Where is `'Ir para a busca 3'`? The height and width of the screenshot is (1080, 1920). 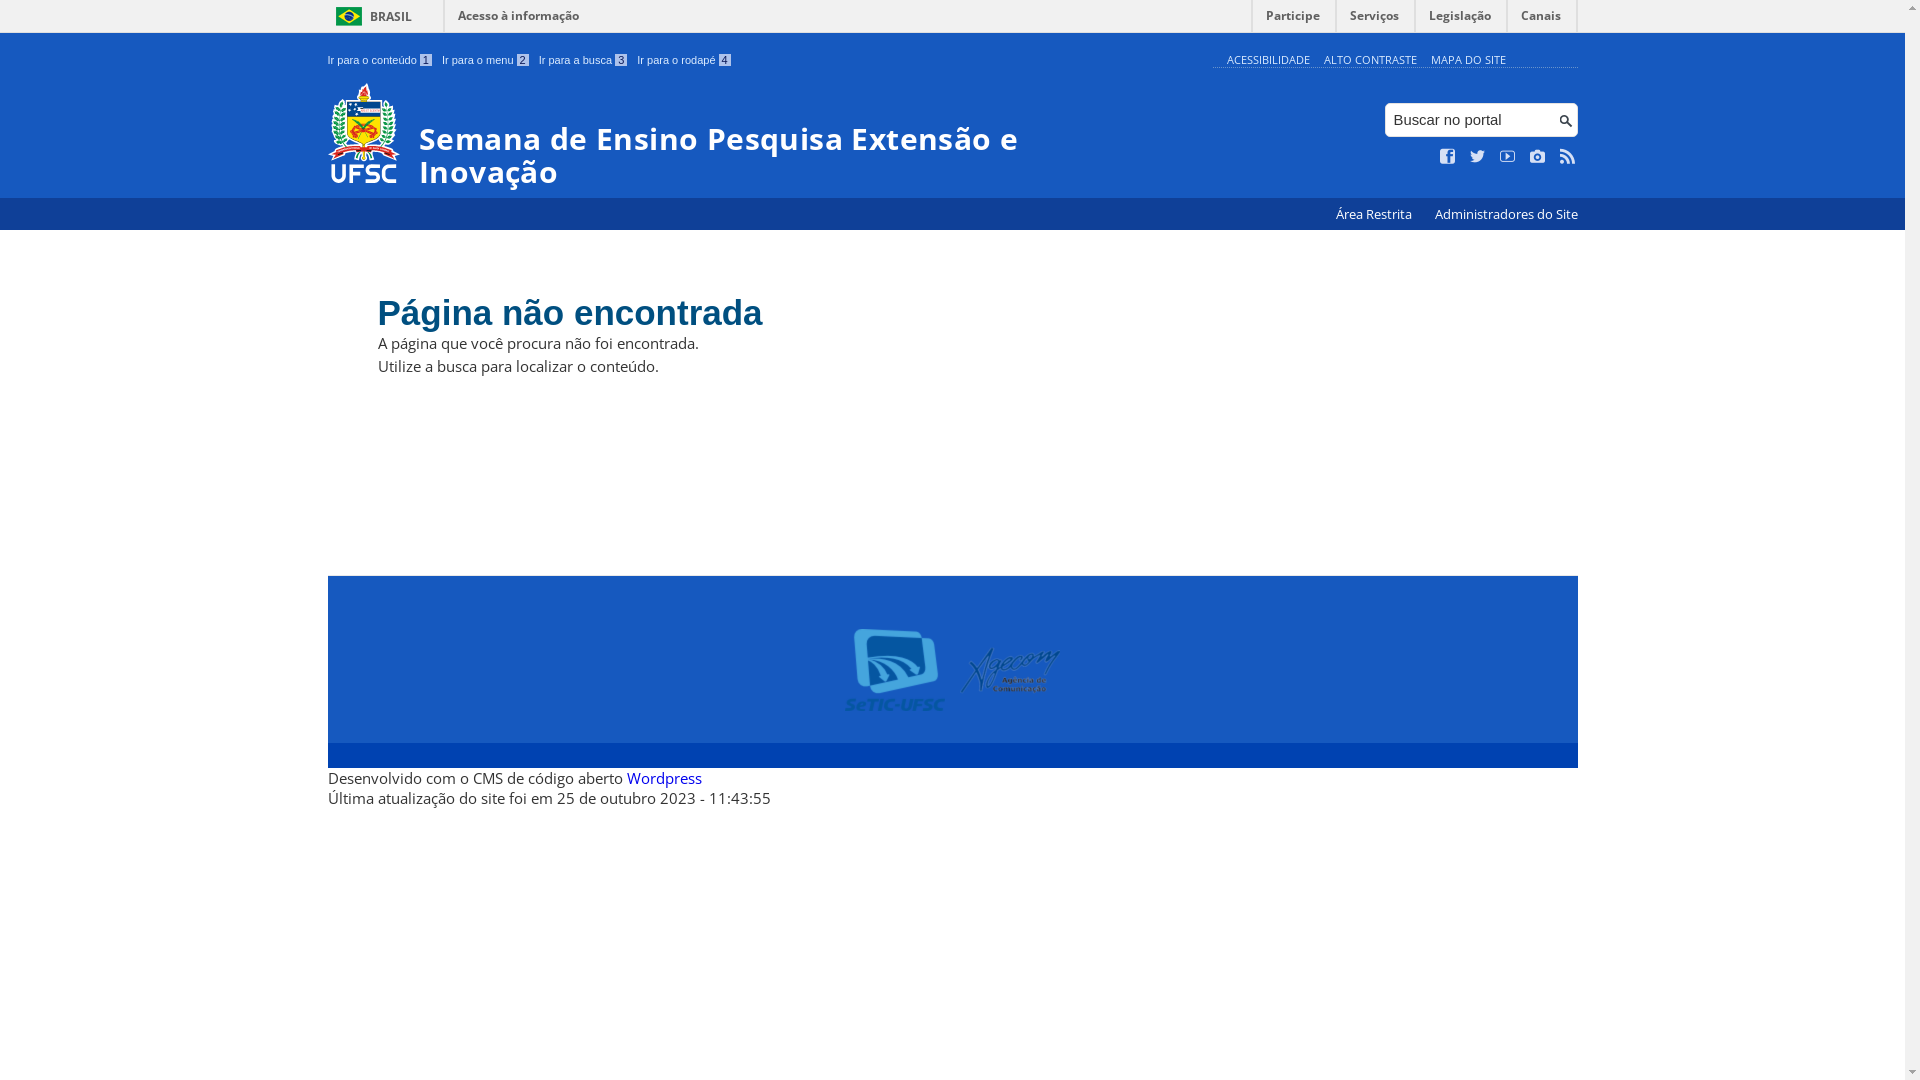 'Ir para a busca 3' is located at coordinates (582, 59).